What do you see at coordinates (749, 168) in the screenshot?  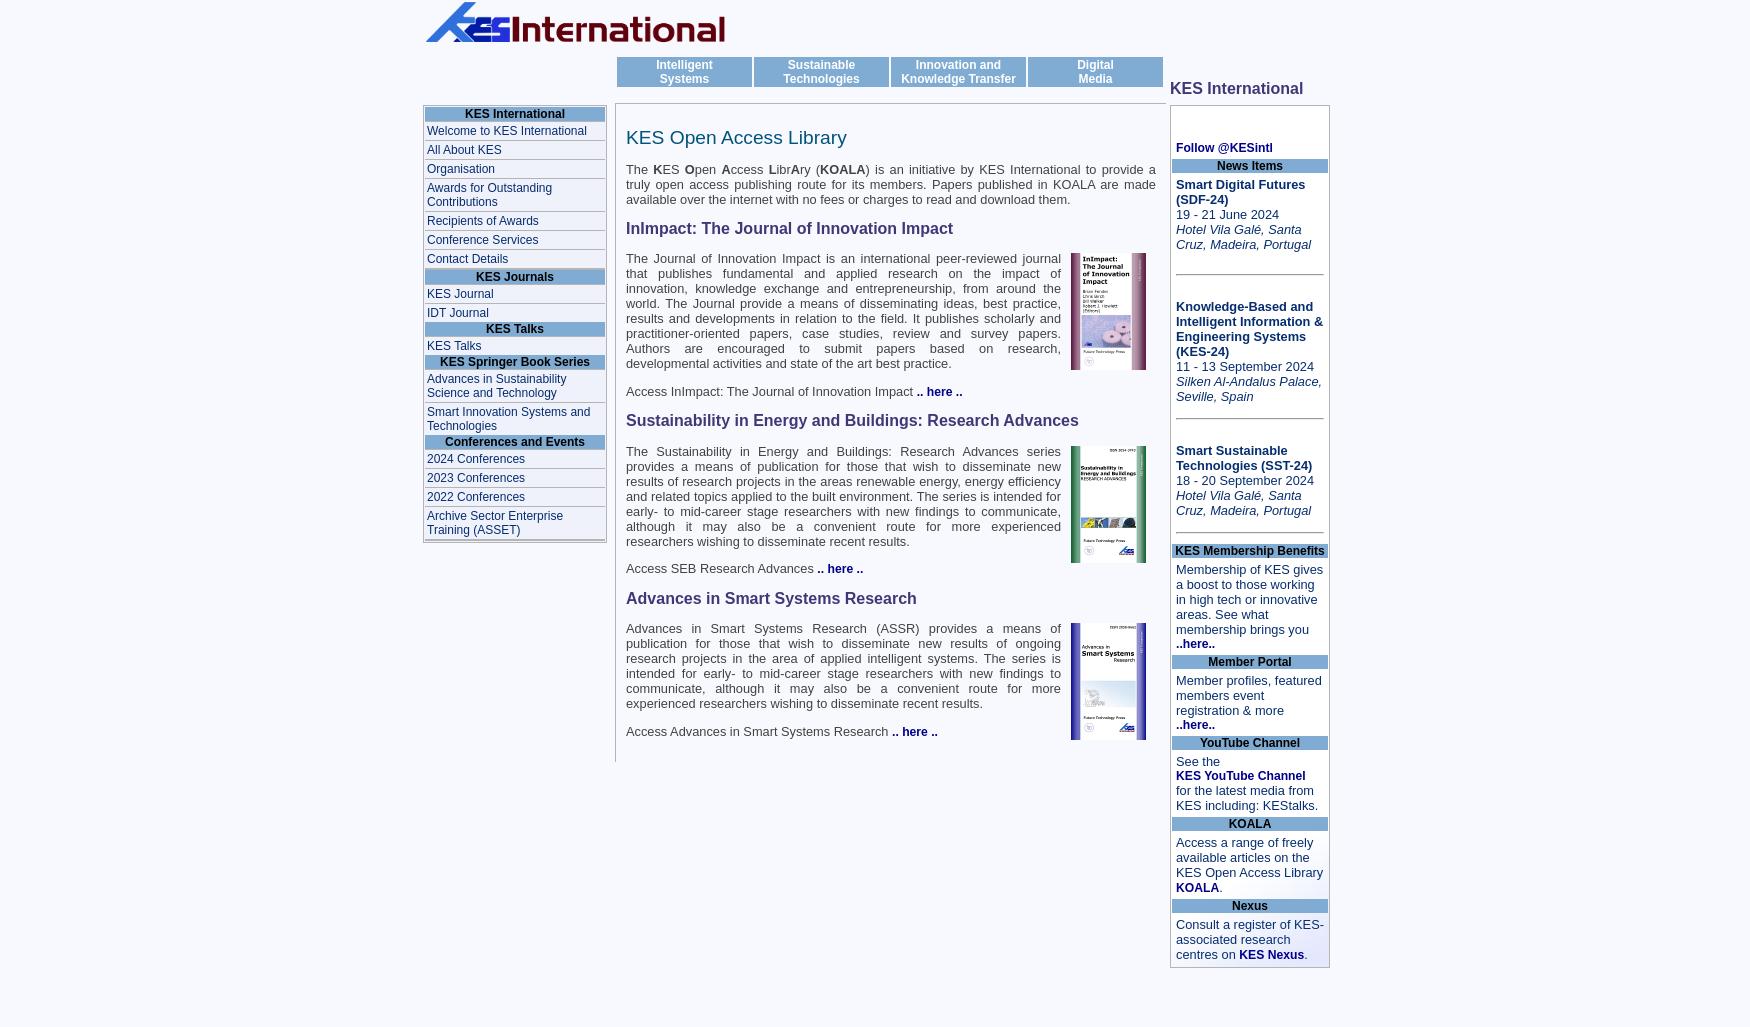 I see `'ccess'` at bounding box center [749, 168].